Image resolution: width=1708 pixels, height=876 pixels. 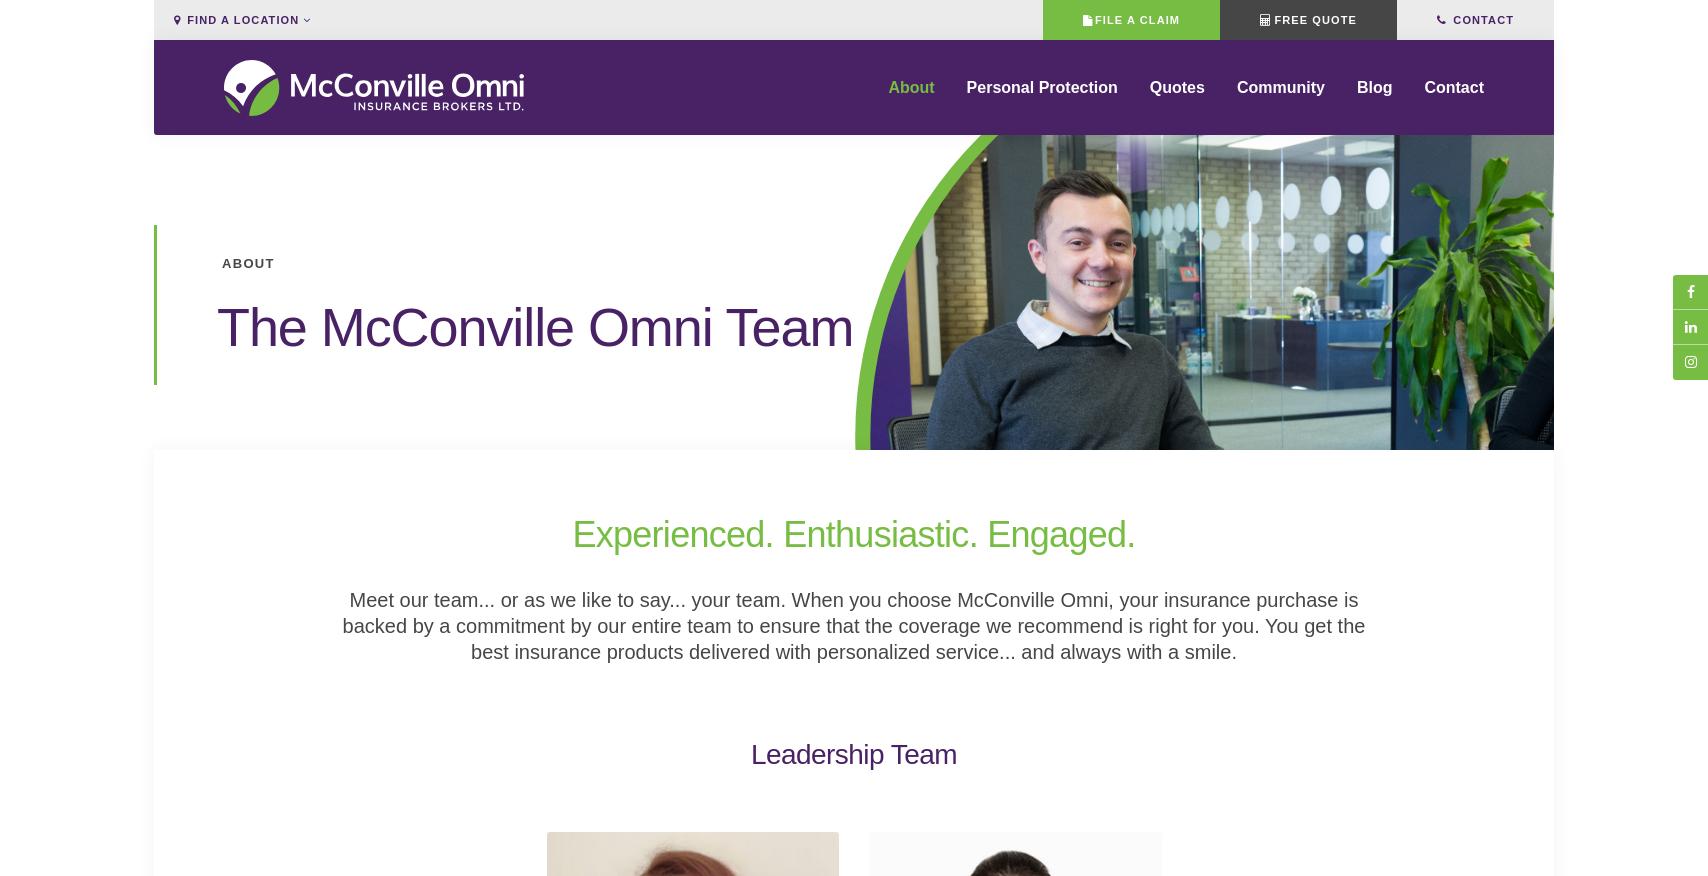 I want to click on 'Meet our team... or as we like to say... your team. When you choose McConville Omni, your insurance purchase is backed by a commitment by our entire team to ensure that the coverage we recommend is right for you. You get the best insurance products delivered with personalized service... and always with a smile.', so click(x=341, y=625).